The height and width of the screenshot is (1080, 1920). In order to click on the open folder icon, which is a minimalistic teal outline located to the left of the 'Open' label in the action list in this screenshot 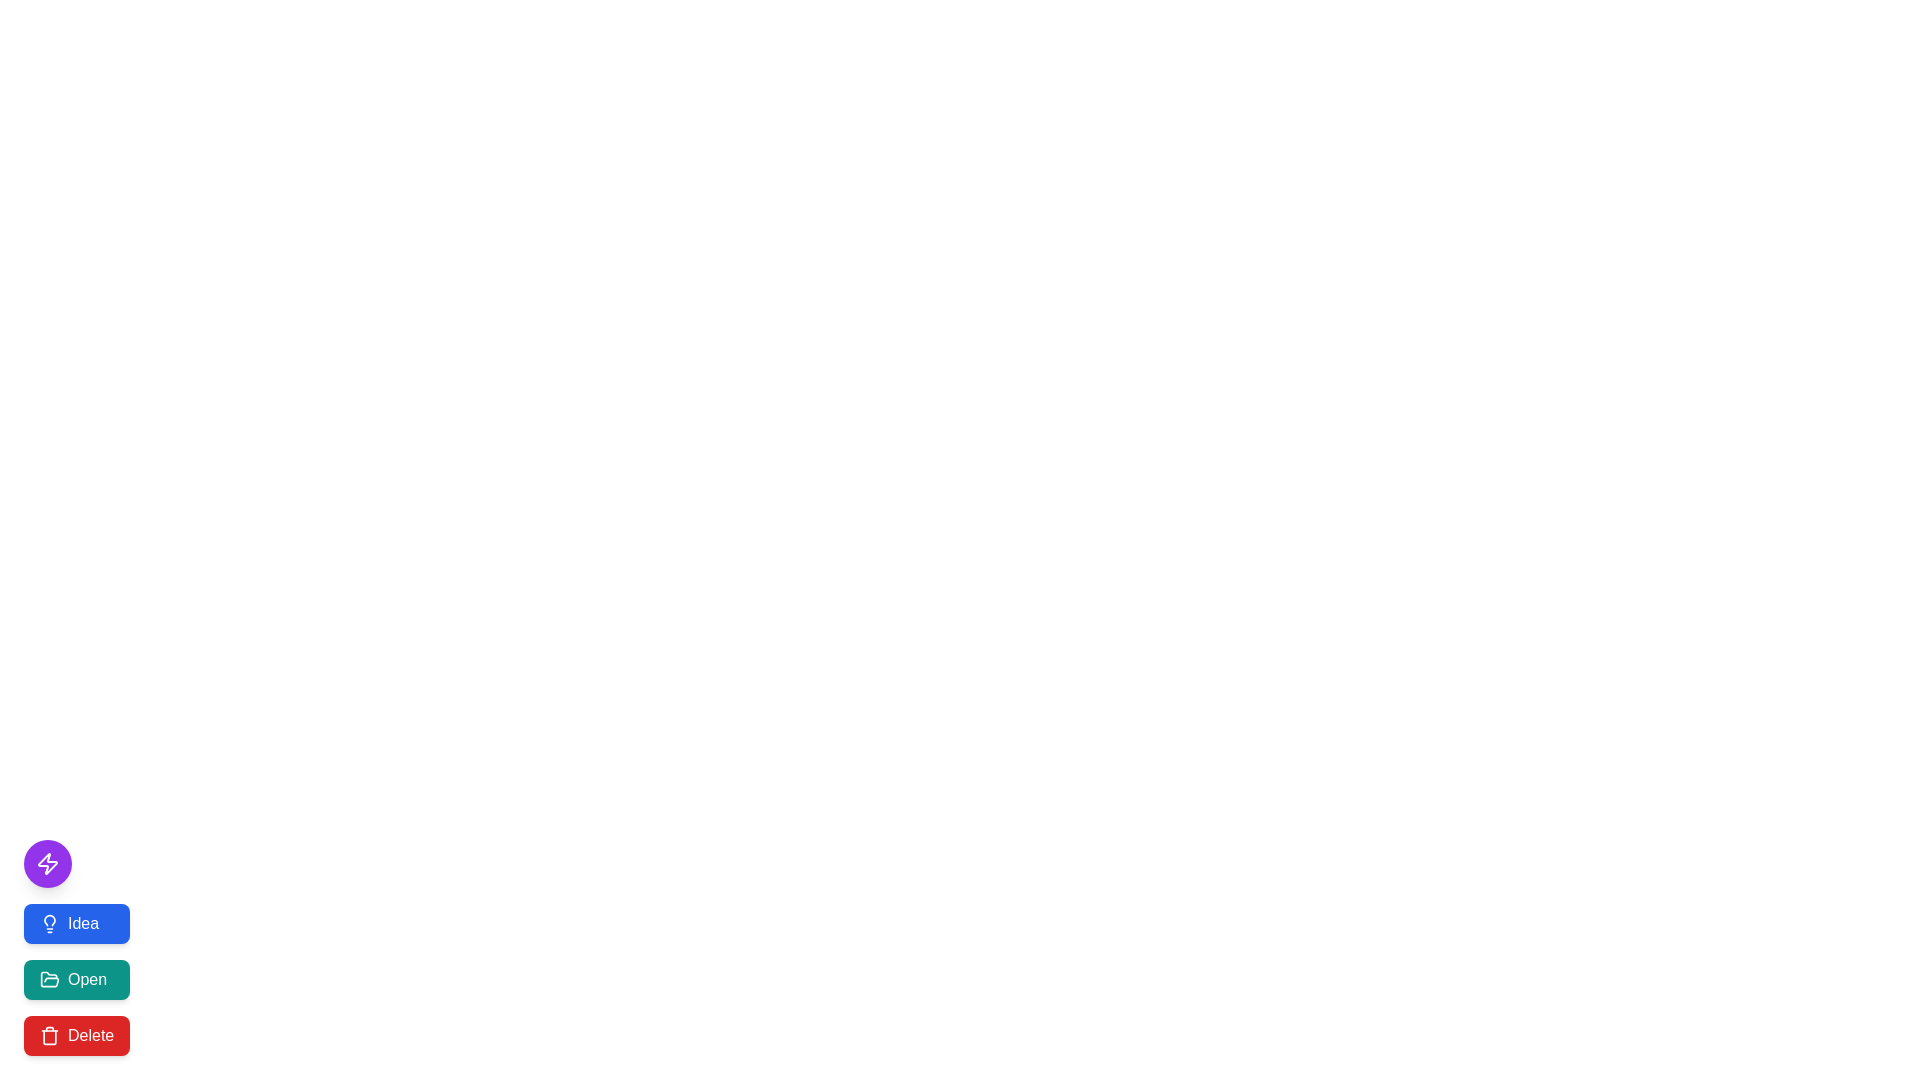, I will do `click(49, 978)`.